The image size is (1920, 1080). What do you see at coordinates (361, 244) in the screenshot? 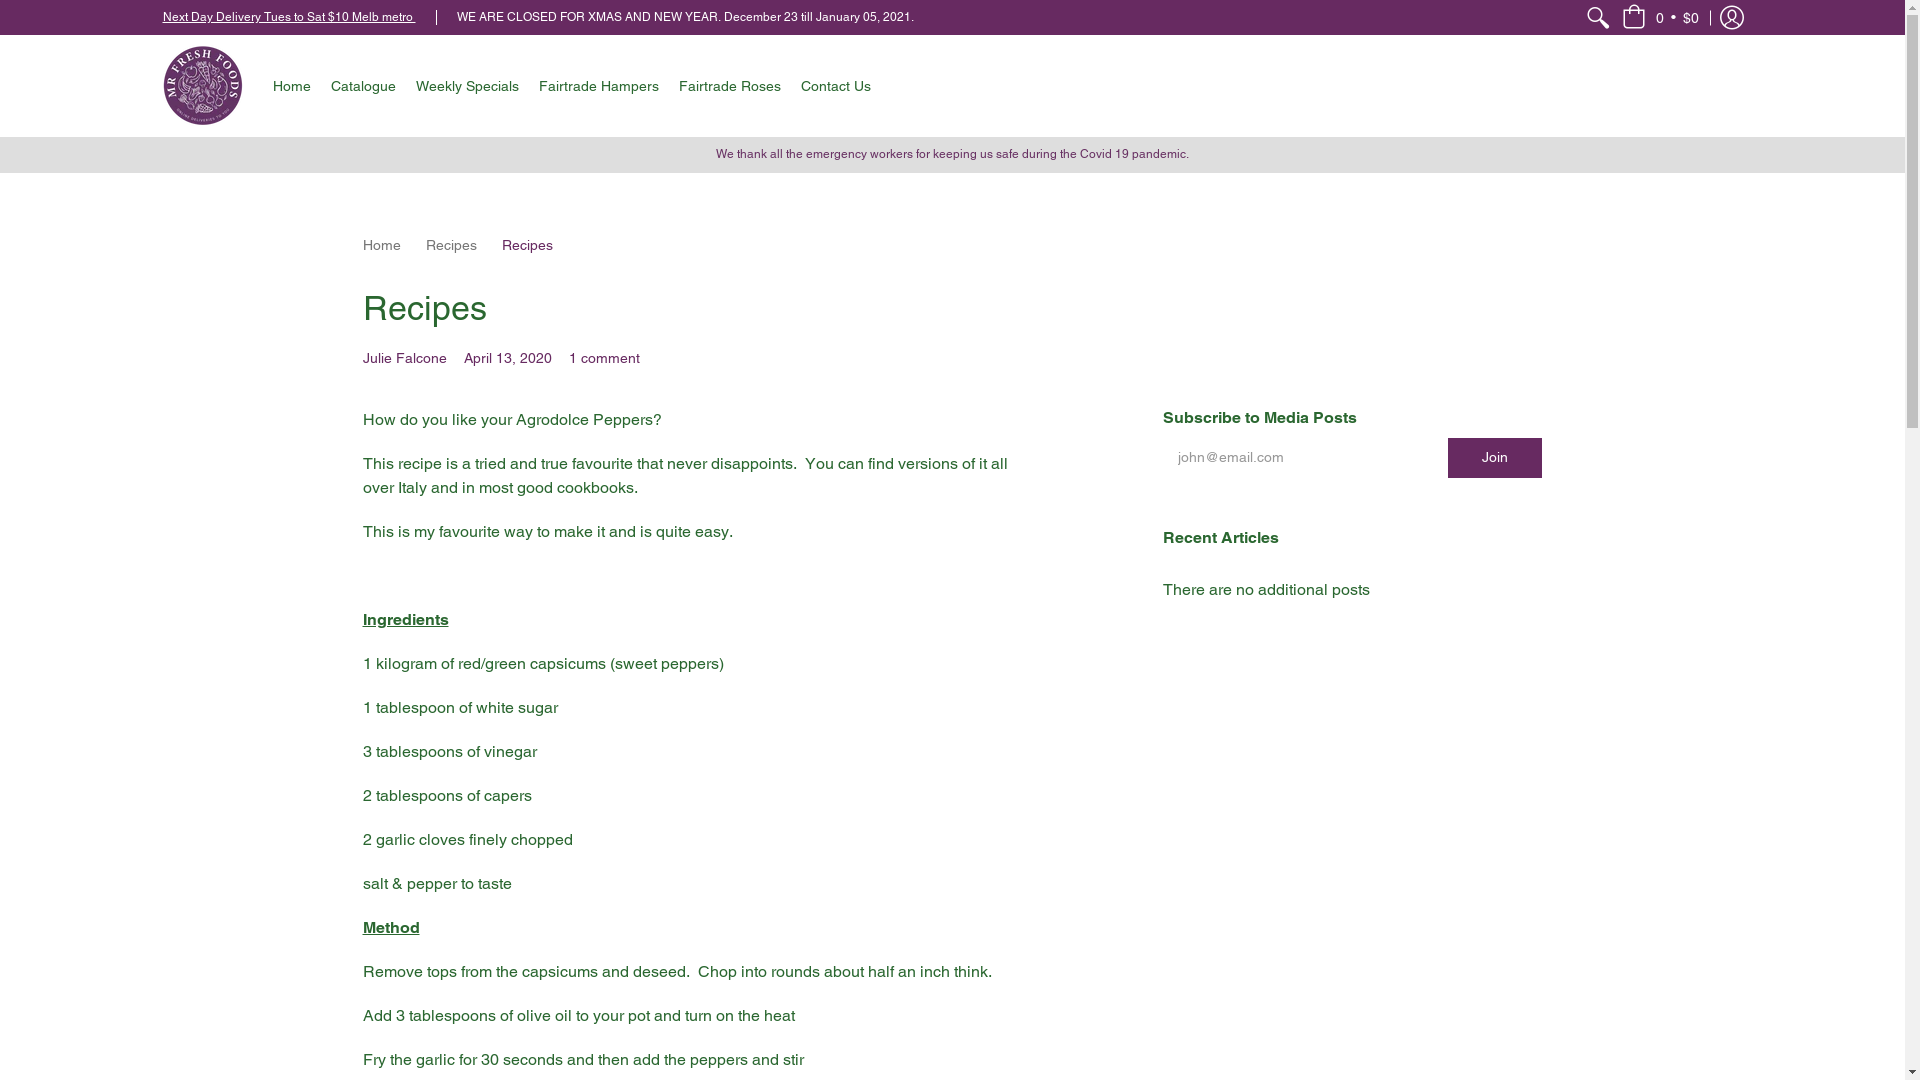
I see `'Home'` at bounding box center [361, 244].